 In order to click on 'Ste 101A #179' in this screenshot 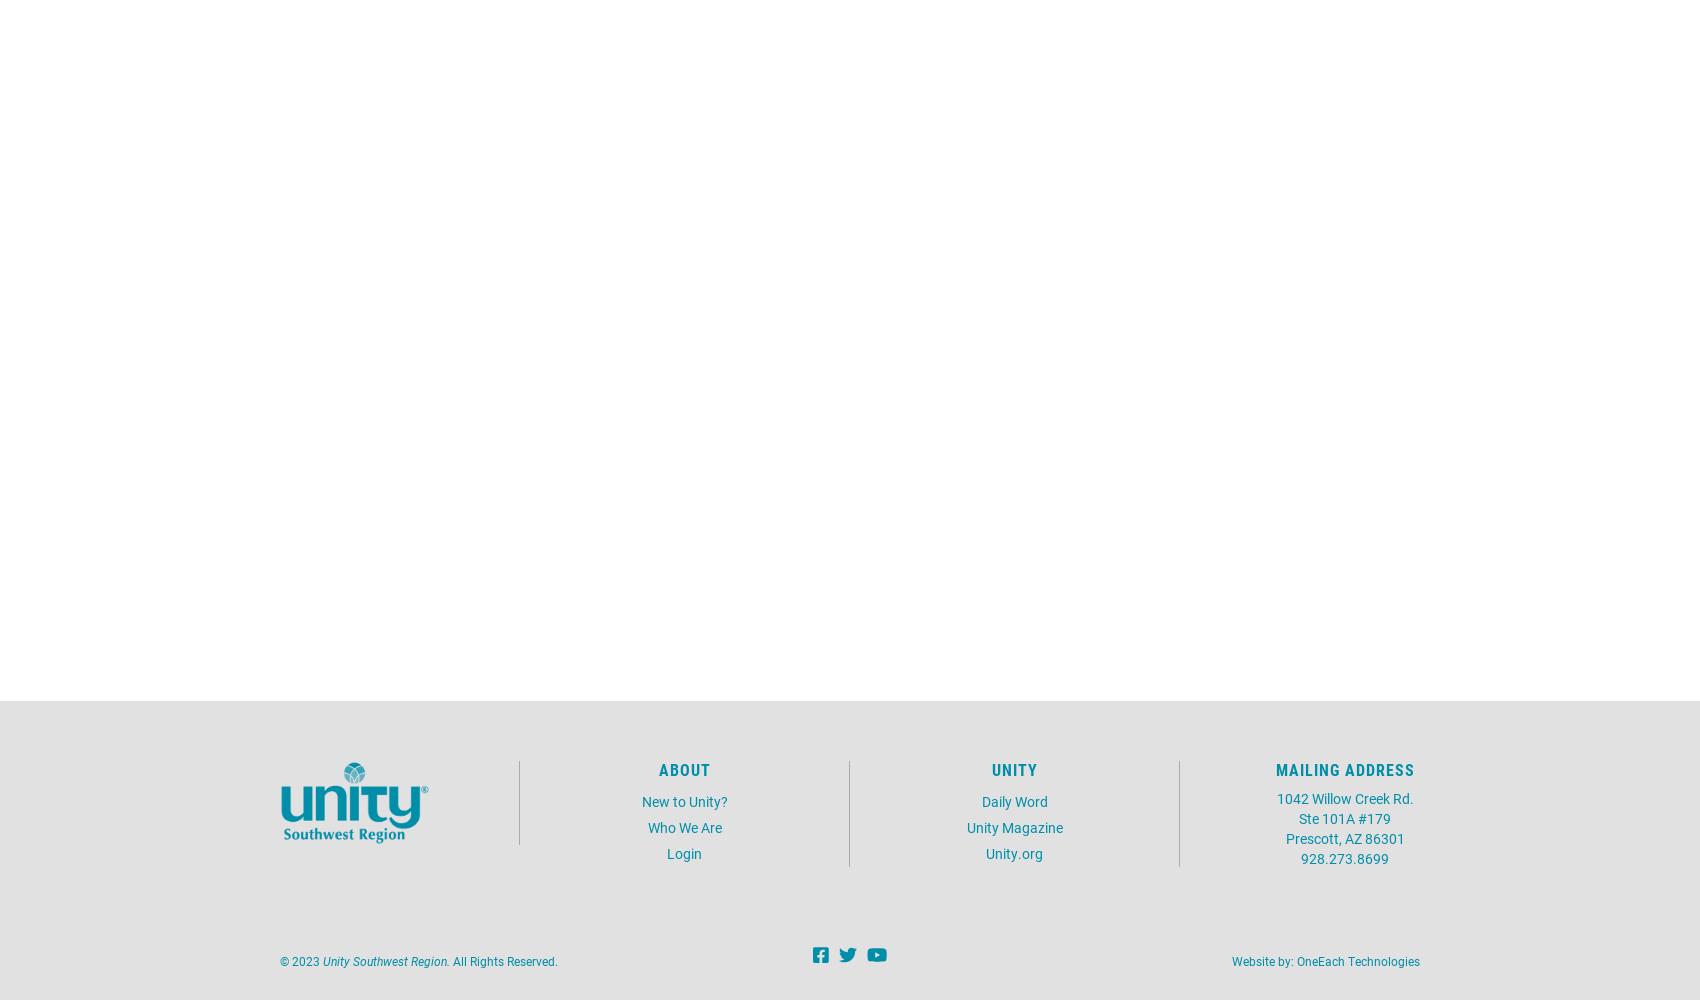, I will do `click(1345, 816)`.